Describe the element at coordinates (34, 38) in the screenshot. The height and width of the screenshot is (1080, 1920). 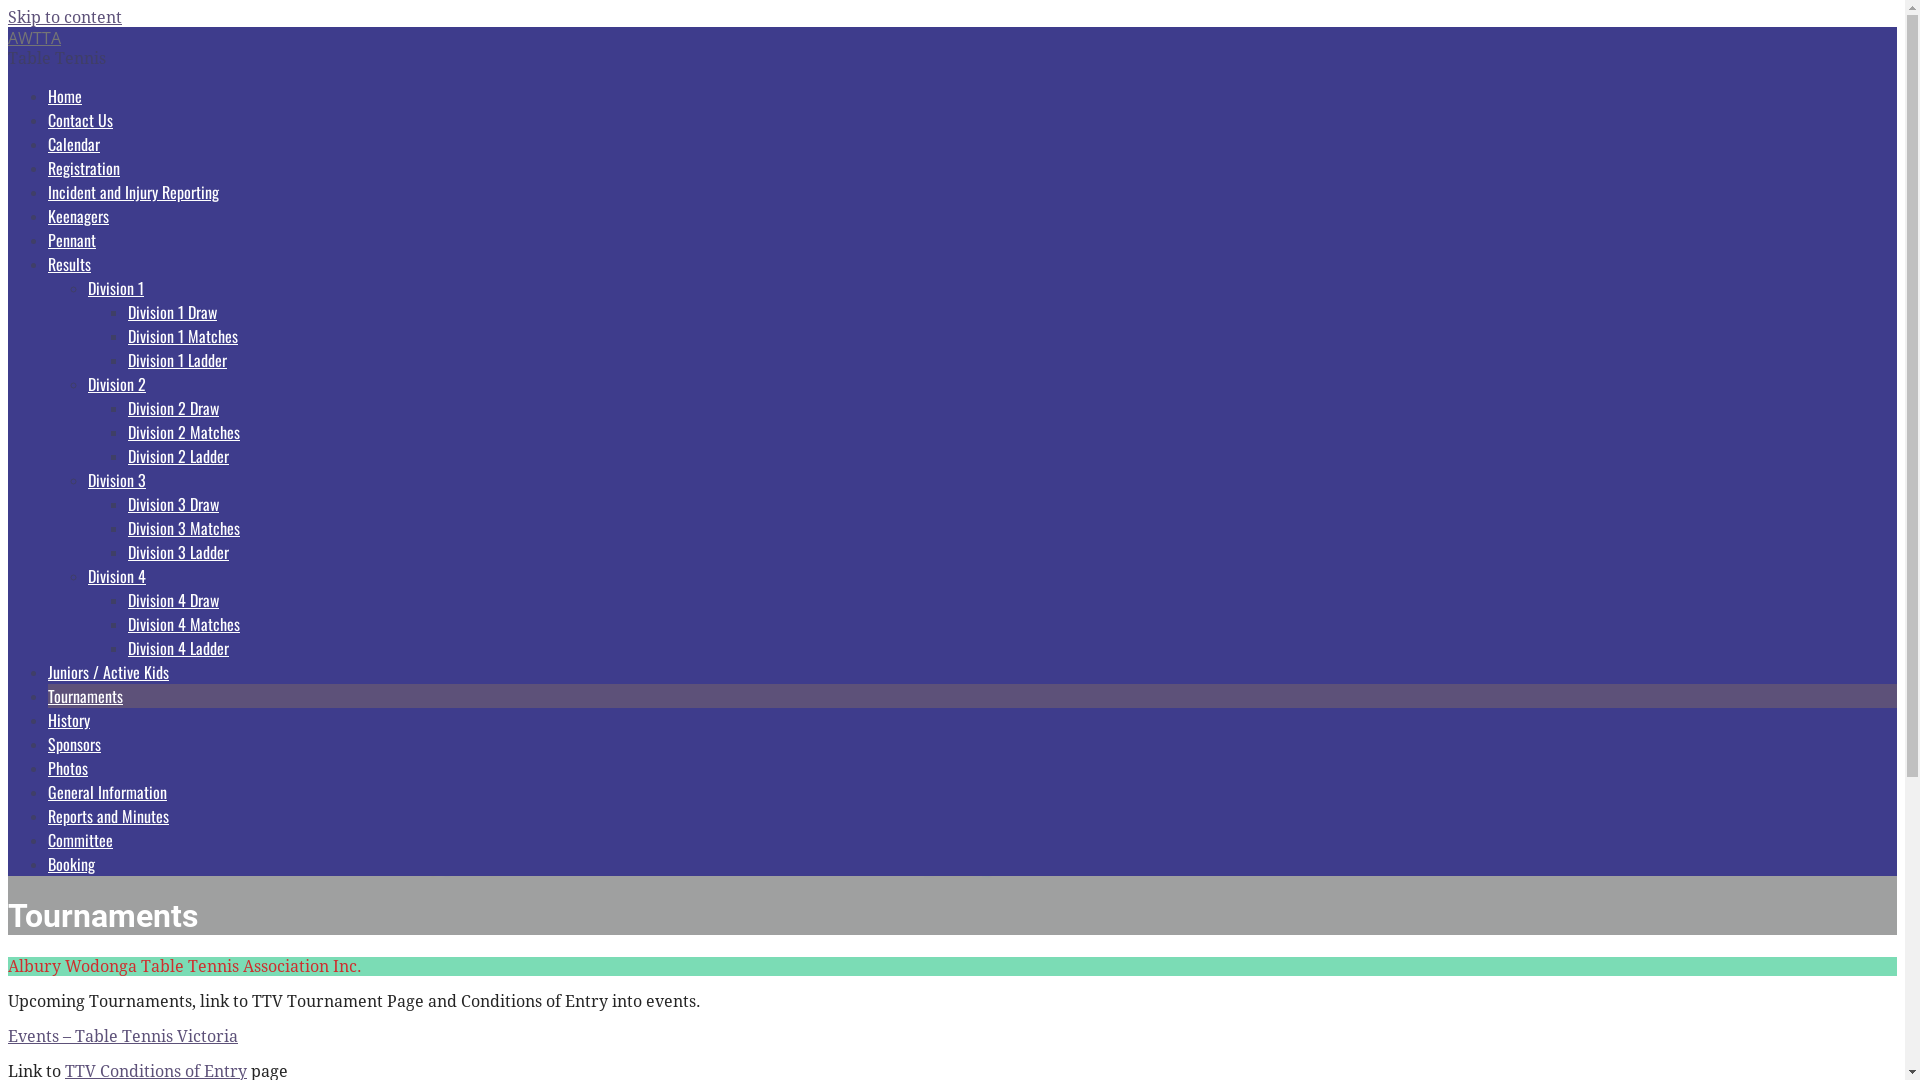
I see `'AWTTA'` at that location.